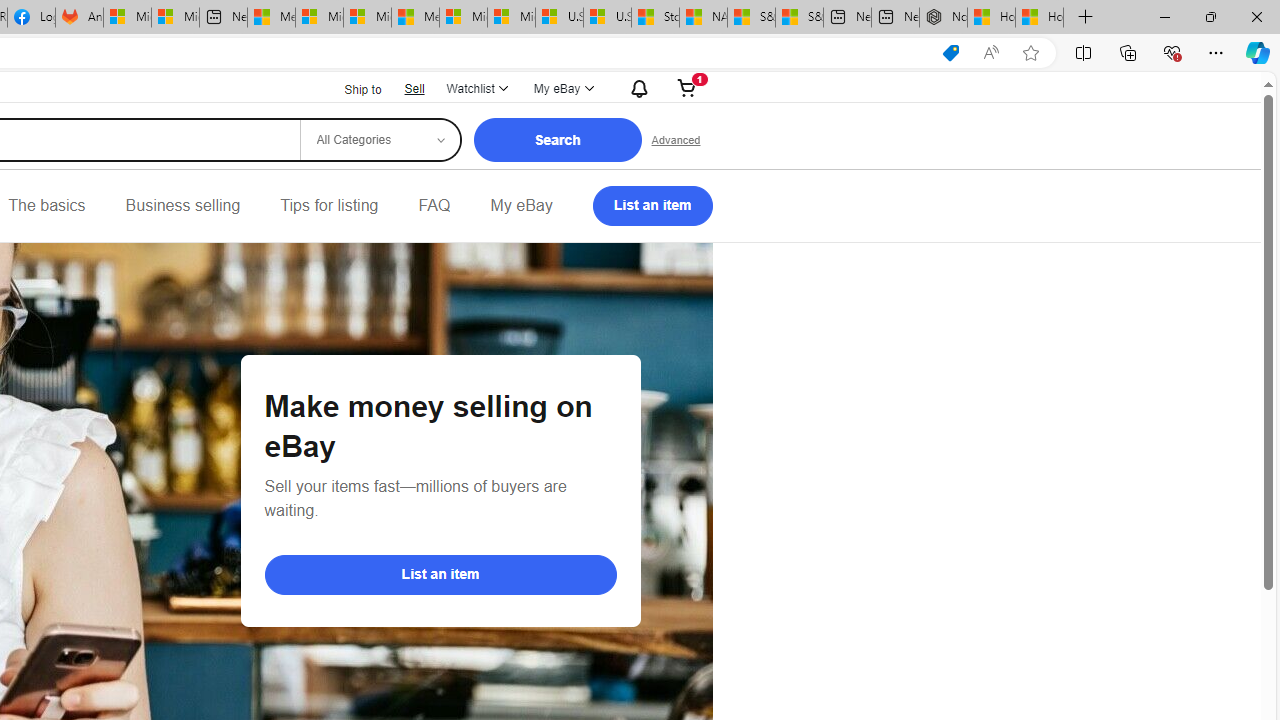 This screenshot has height=720, width=1280. Describe the element at coordinates (433, 205) in the screenshot. I see `'FAQ'` at that location.